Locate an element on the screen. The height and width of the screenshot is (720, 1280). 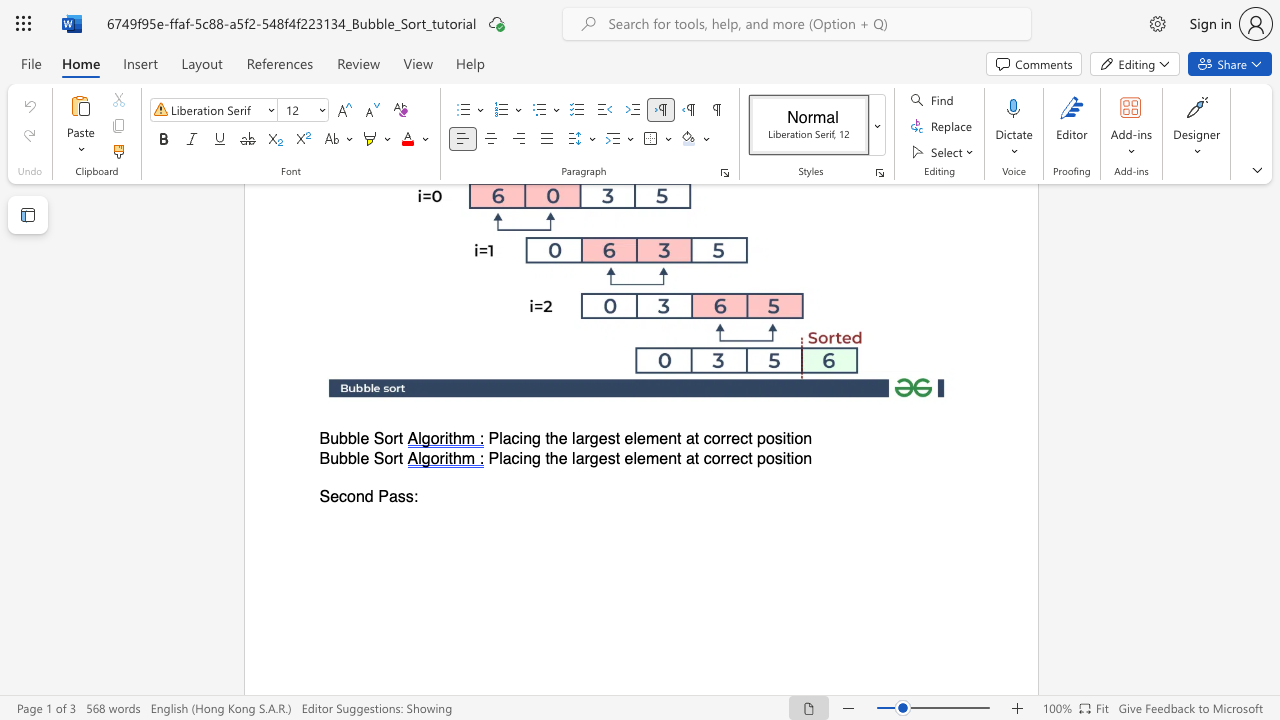
the 2th character "s" in the text is located at coordinates (408, 496).